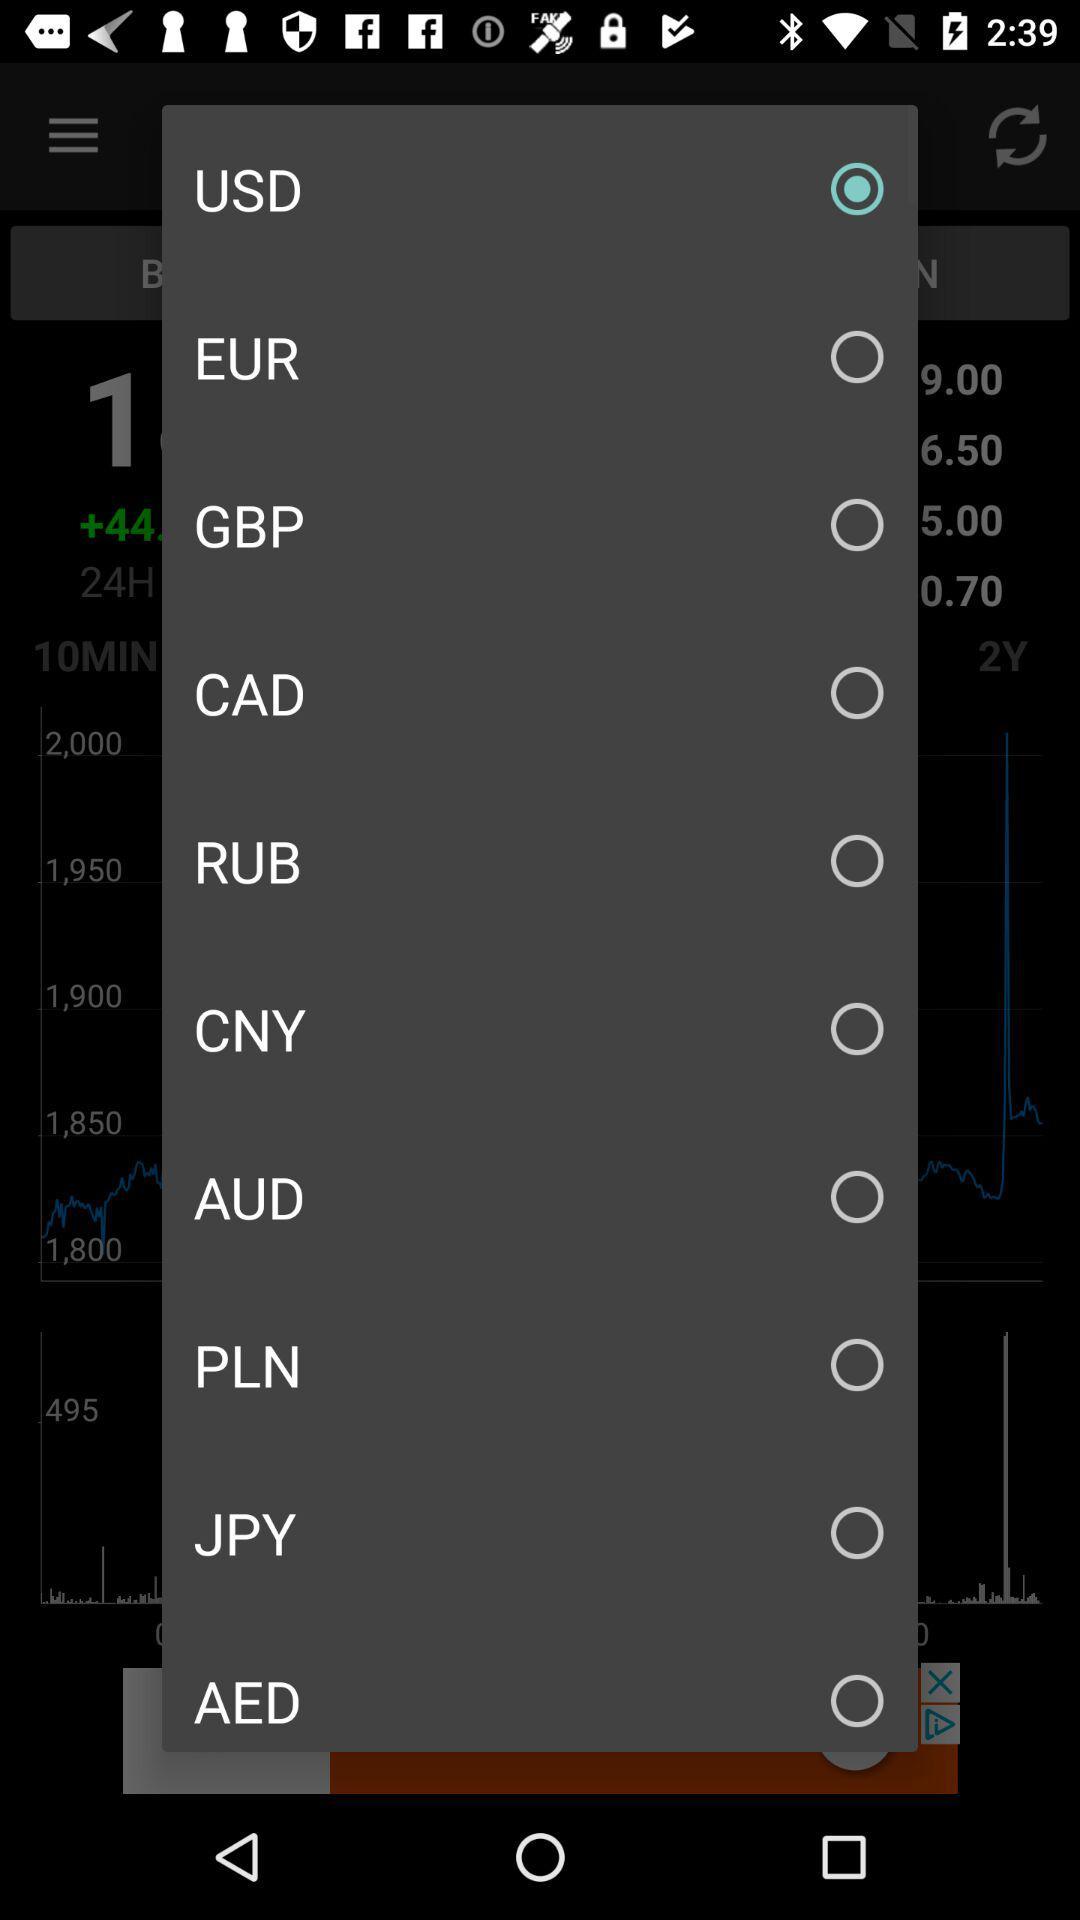 The image size is (1080, 1920). Describe the element at coordinates (540, 188) in the screenshot. I see `the usd` at that location.